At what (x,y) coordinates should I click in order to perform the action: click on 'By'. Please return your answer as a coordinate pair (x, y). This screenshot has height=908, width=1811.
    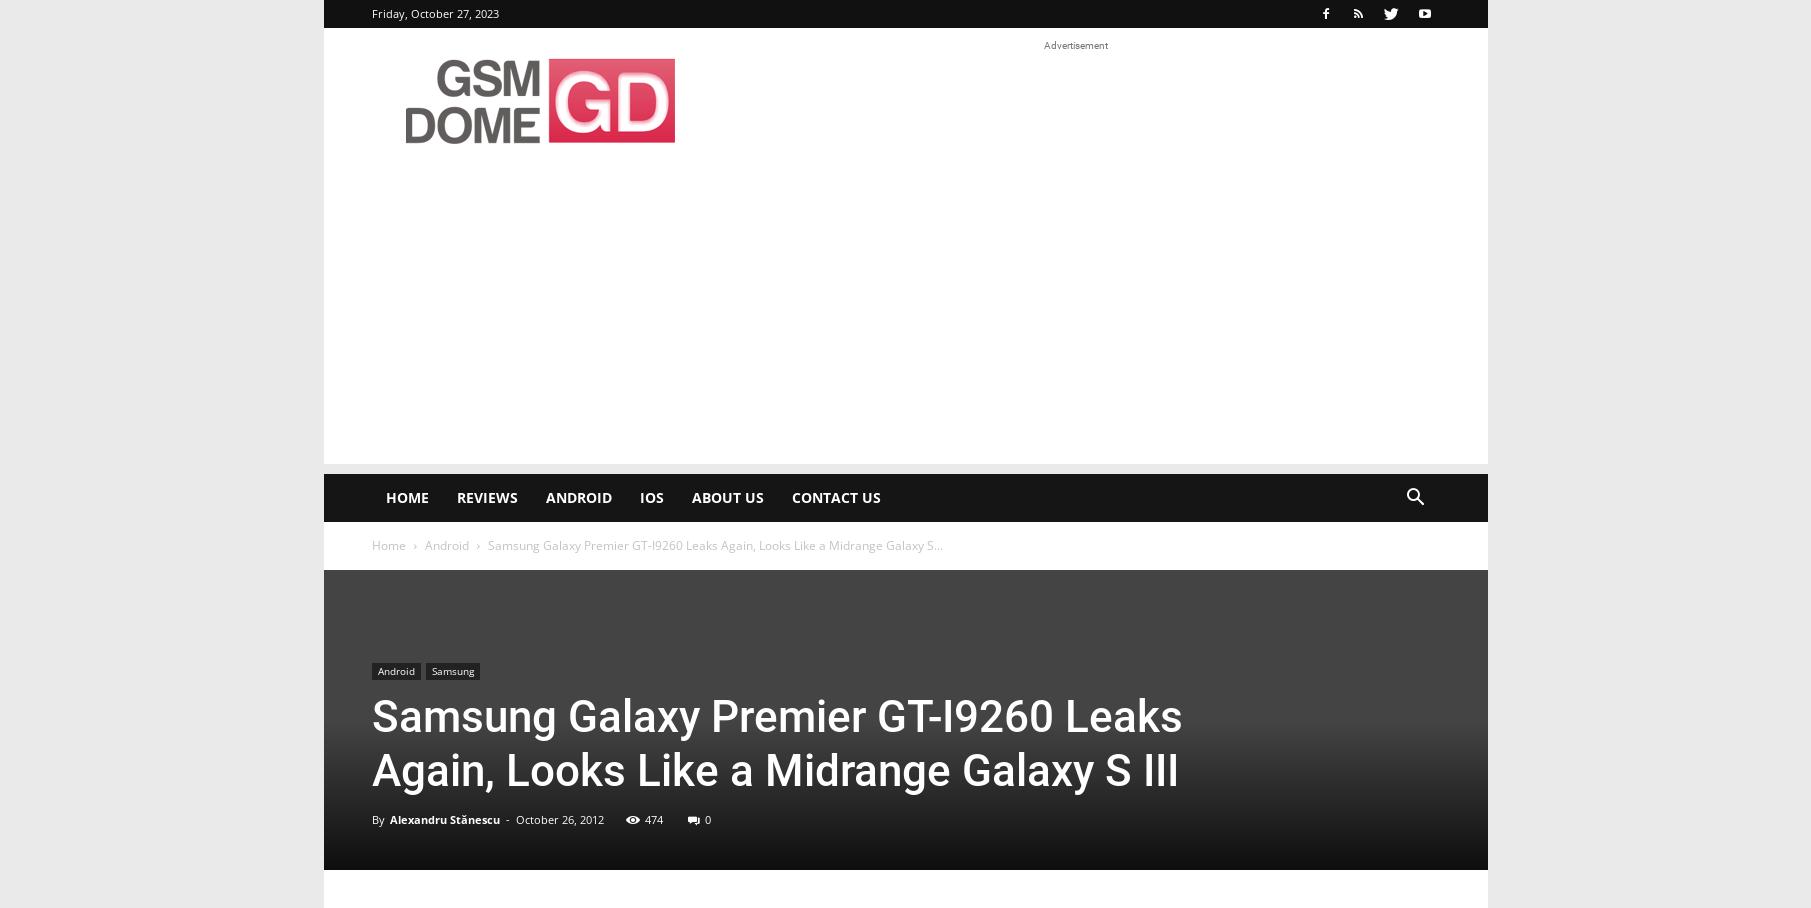
    Looking at the image, I should click on (376, 819).